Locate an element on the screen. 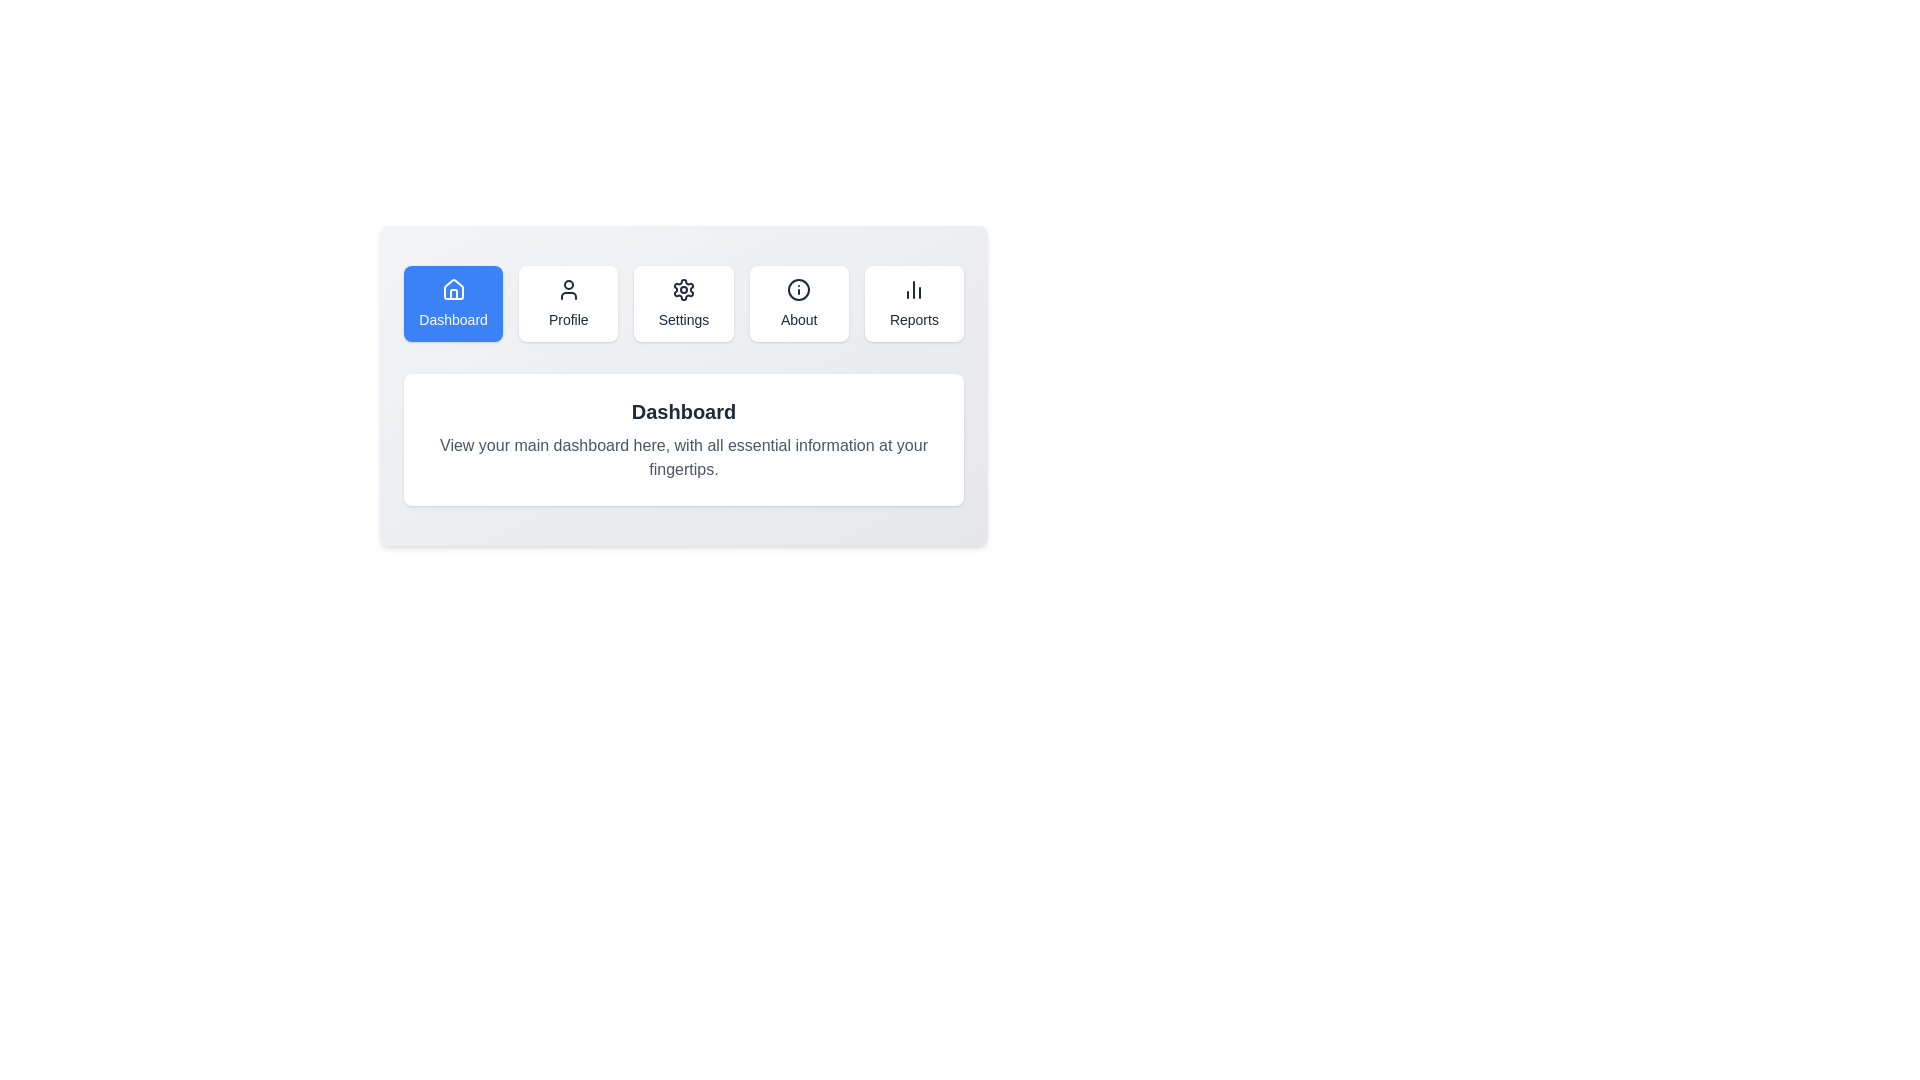 The width and height of the screenshot is (1920, 1080). the Profile button to observe its effect is located at coordinates (567, 304).